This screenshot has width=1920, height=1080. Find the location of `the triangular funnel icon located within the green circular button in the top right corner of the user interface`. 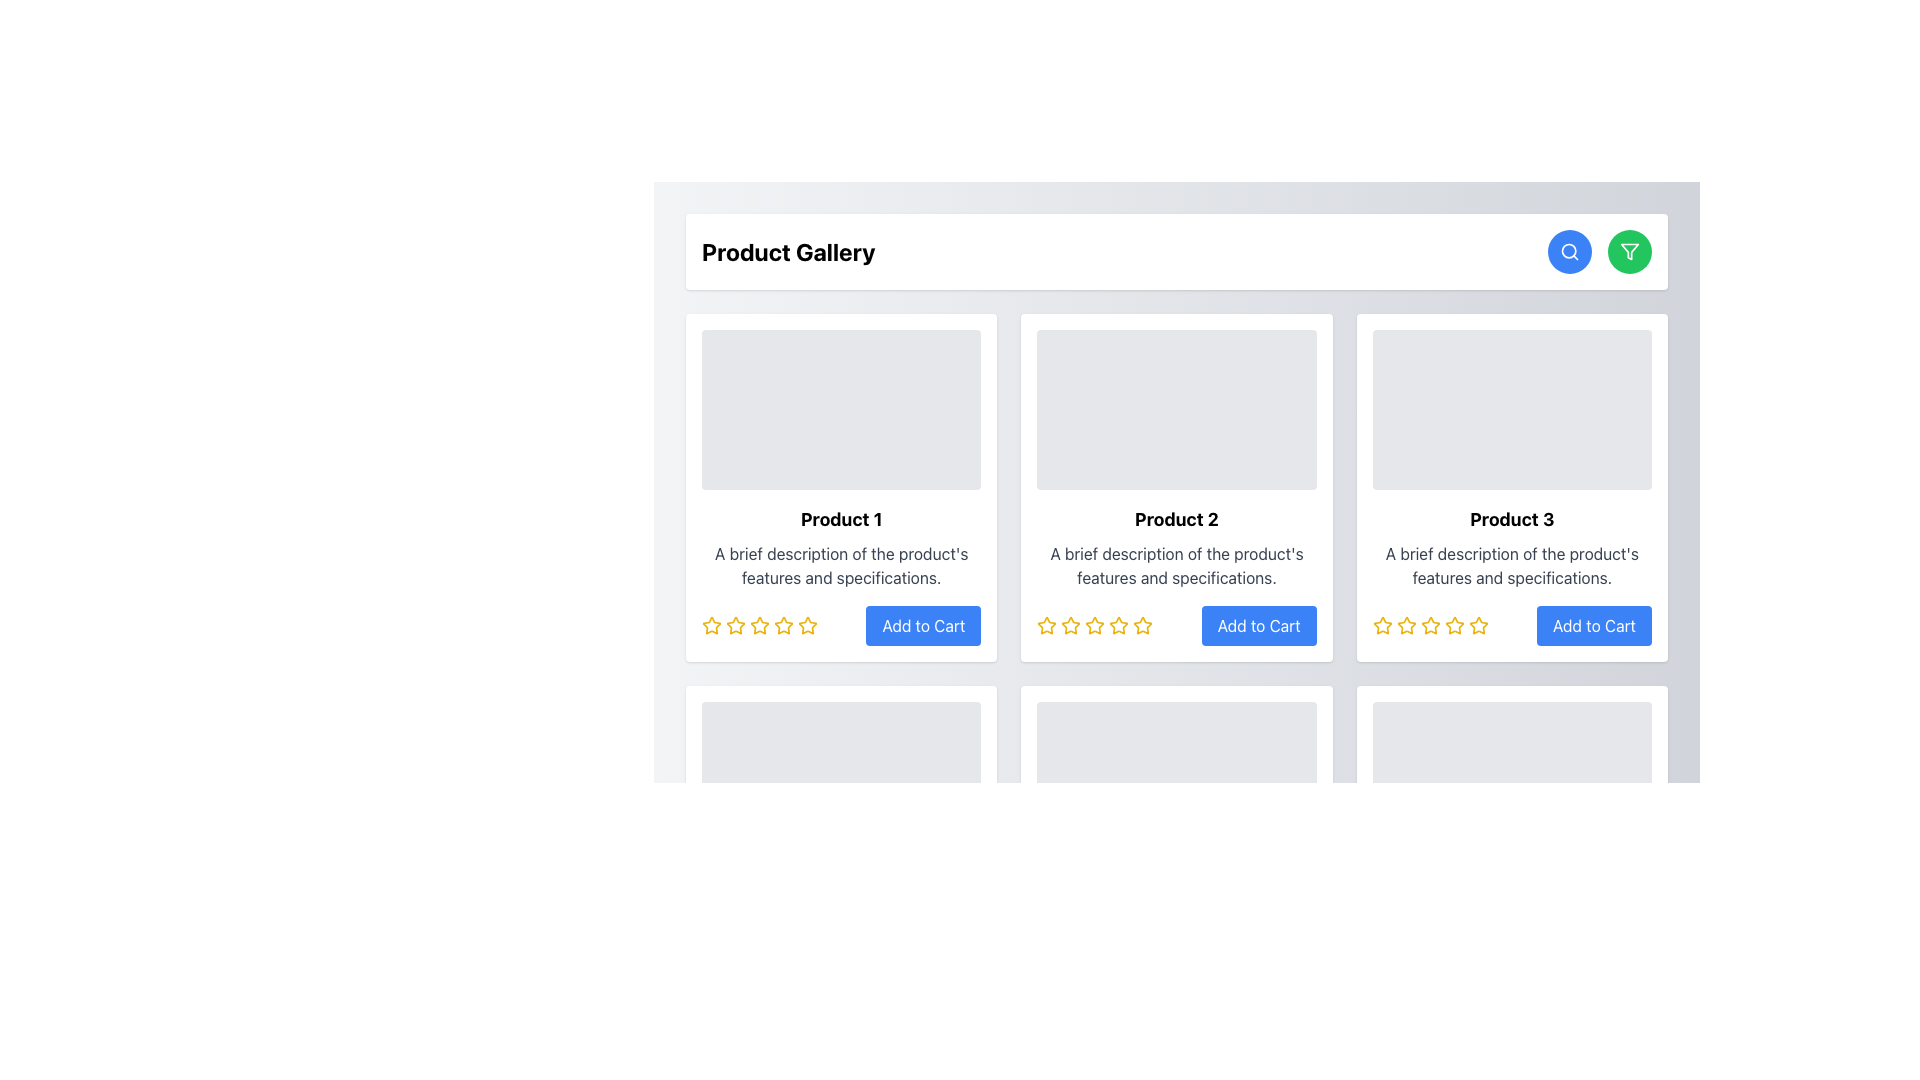

the triangular funnel icon located within the green circular button in the top right corner of the user interface is located at coordinates (1630, 250).